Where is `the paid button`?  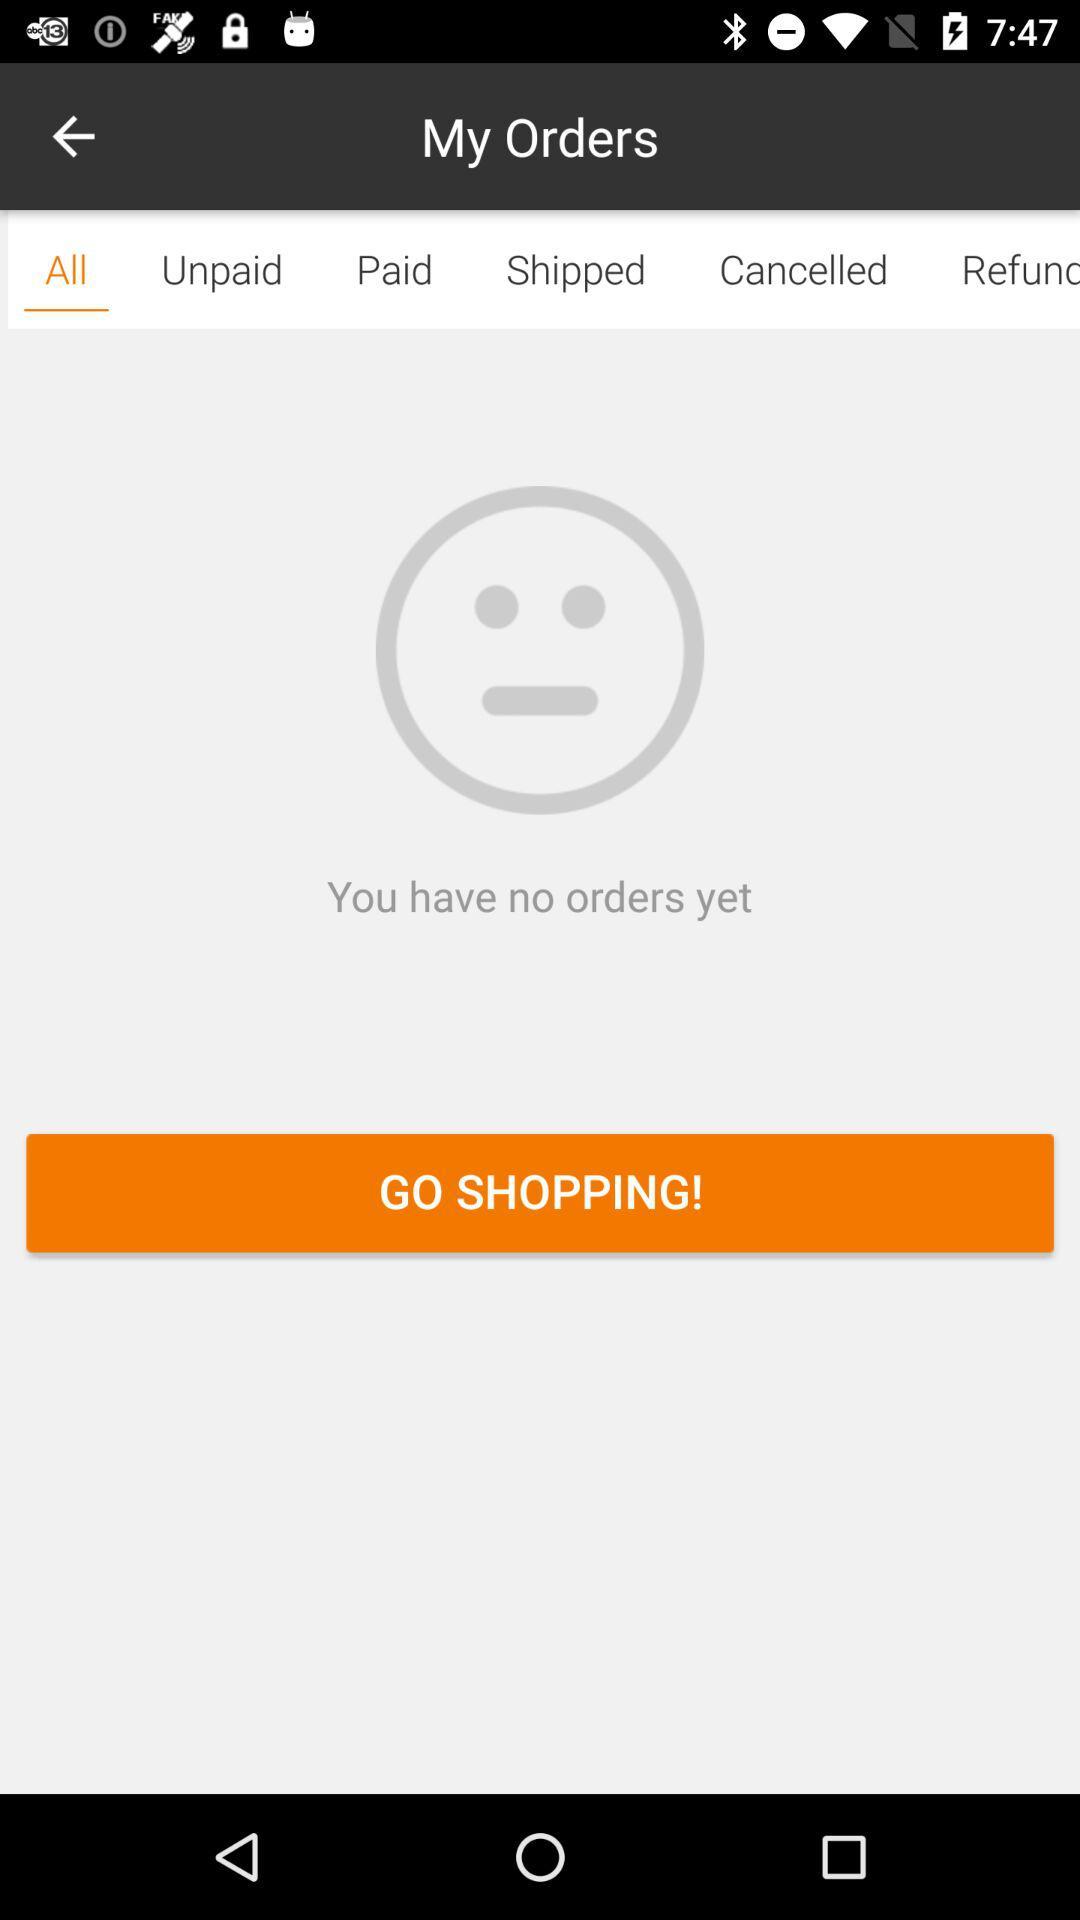
the paid button is located at coordinates (394, 268).